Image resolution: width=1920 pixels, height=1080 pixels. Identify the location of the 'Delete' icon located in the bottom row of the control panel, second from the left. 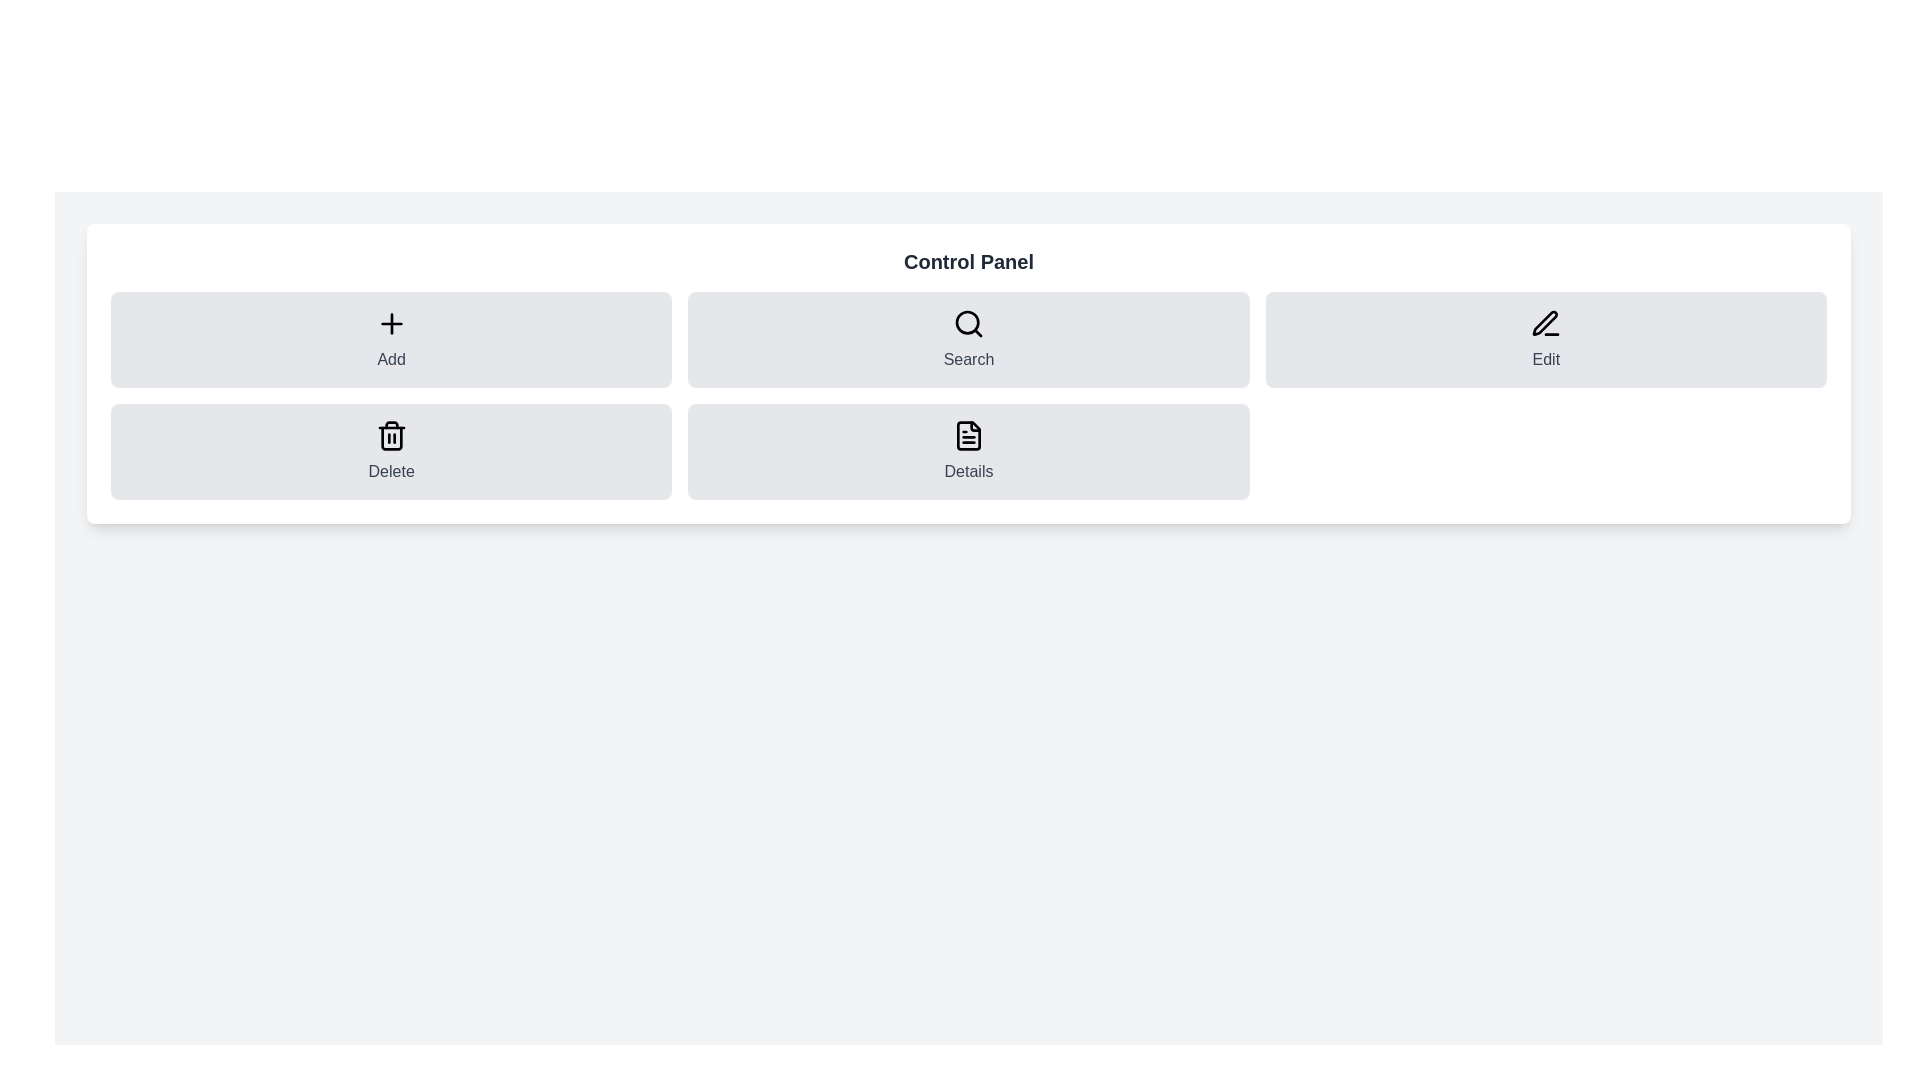
(391, 434).